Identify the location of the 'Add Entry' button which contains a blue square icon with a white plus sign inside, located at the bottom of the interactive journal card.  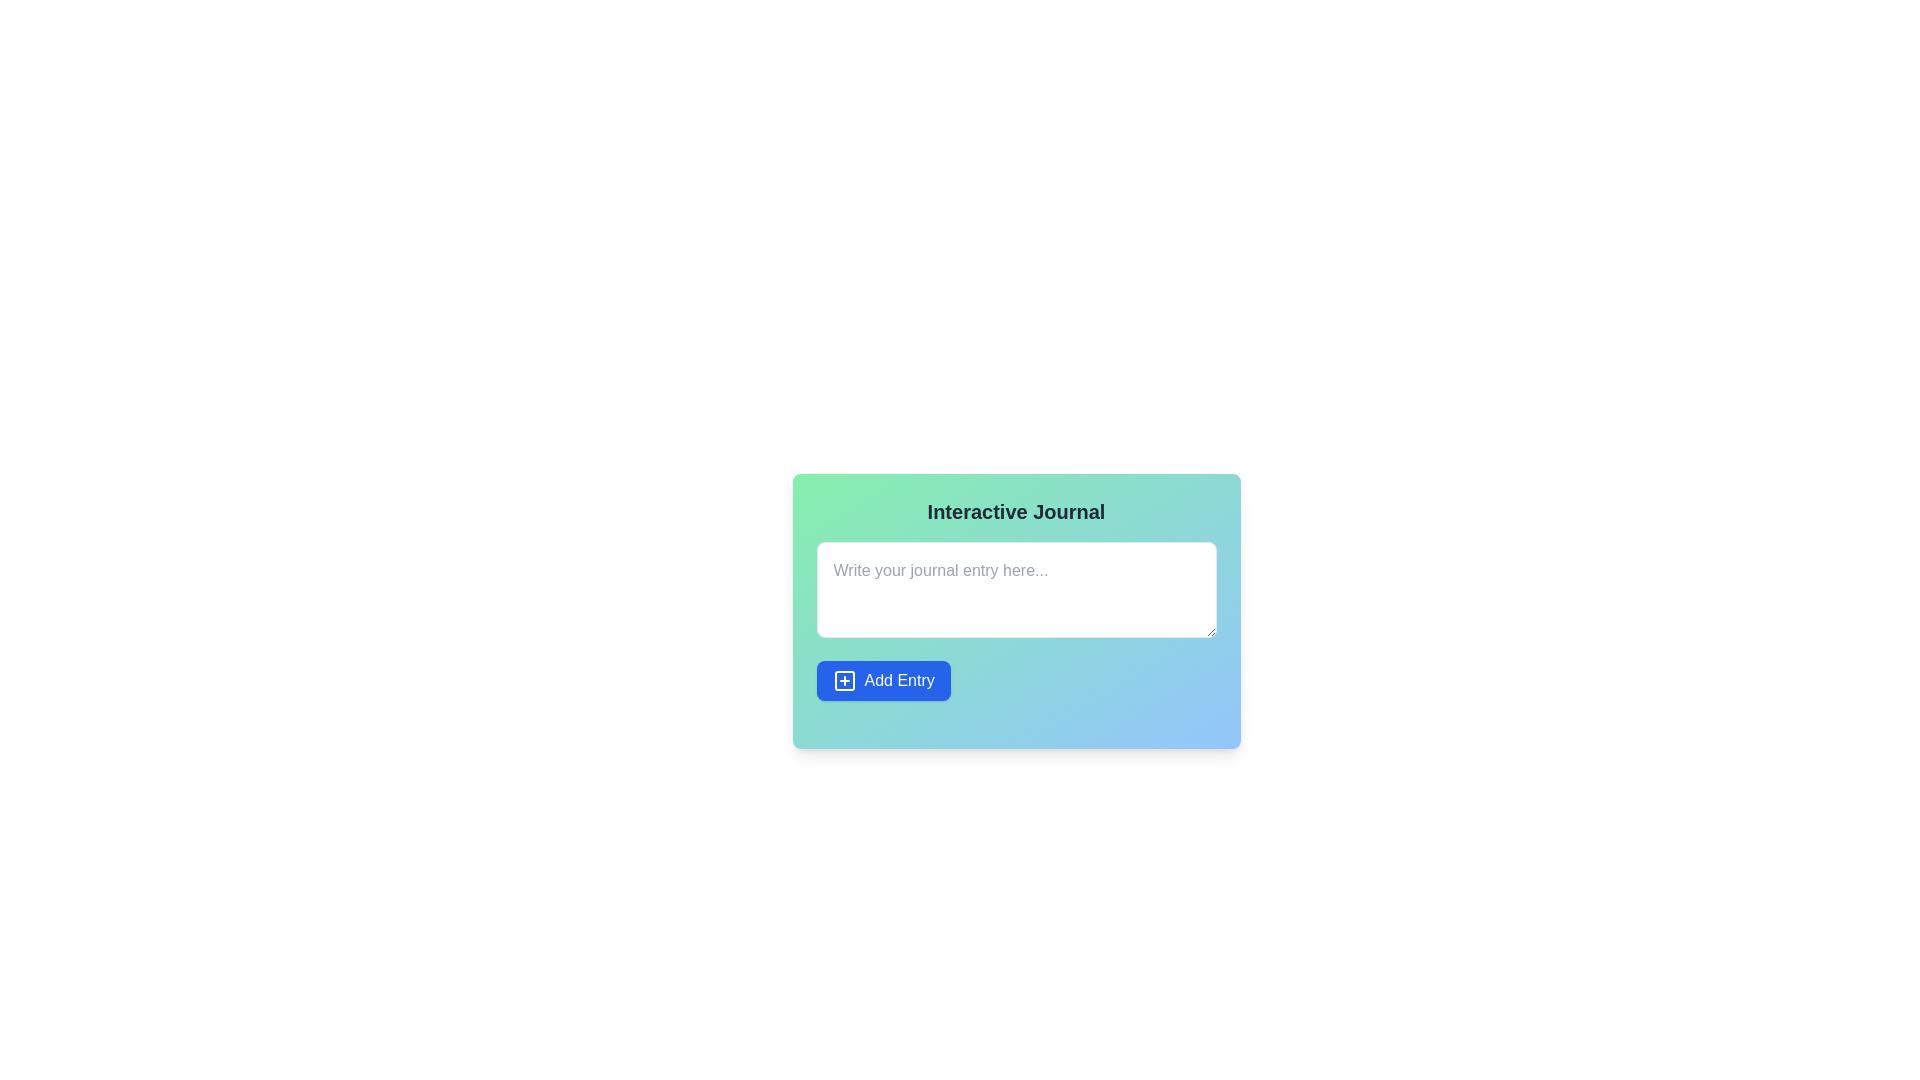
(844, 680).